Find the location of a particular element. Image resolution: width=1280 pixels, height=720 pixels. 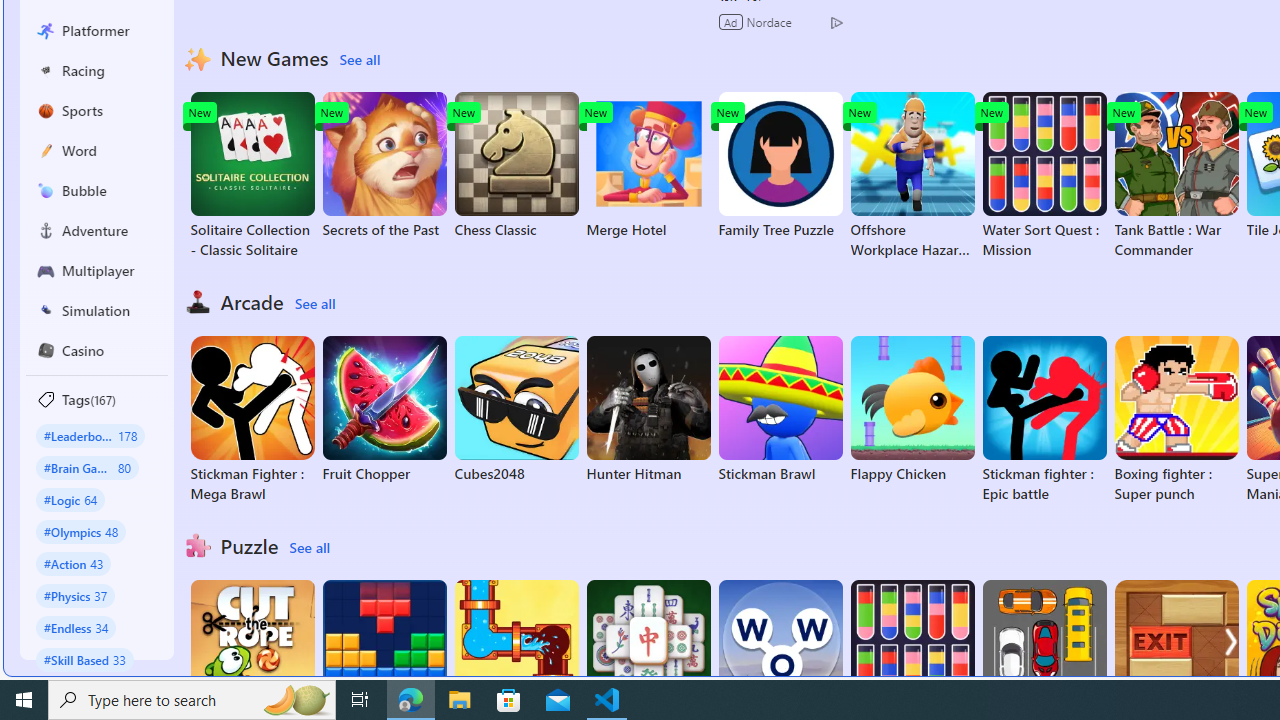

'Fruit Chopper' is located at coordinates (384, 409).